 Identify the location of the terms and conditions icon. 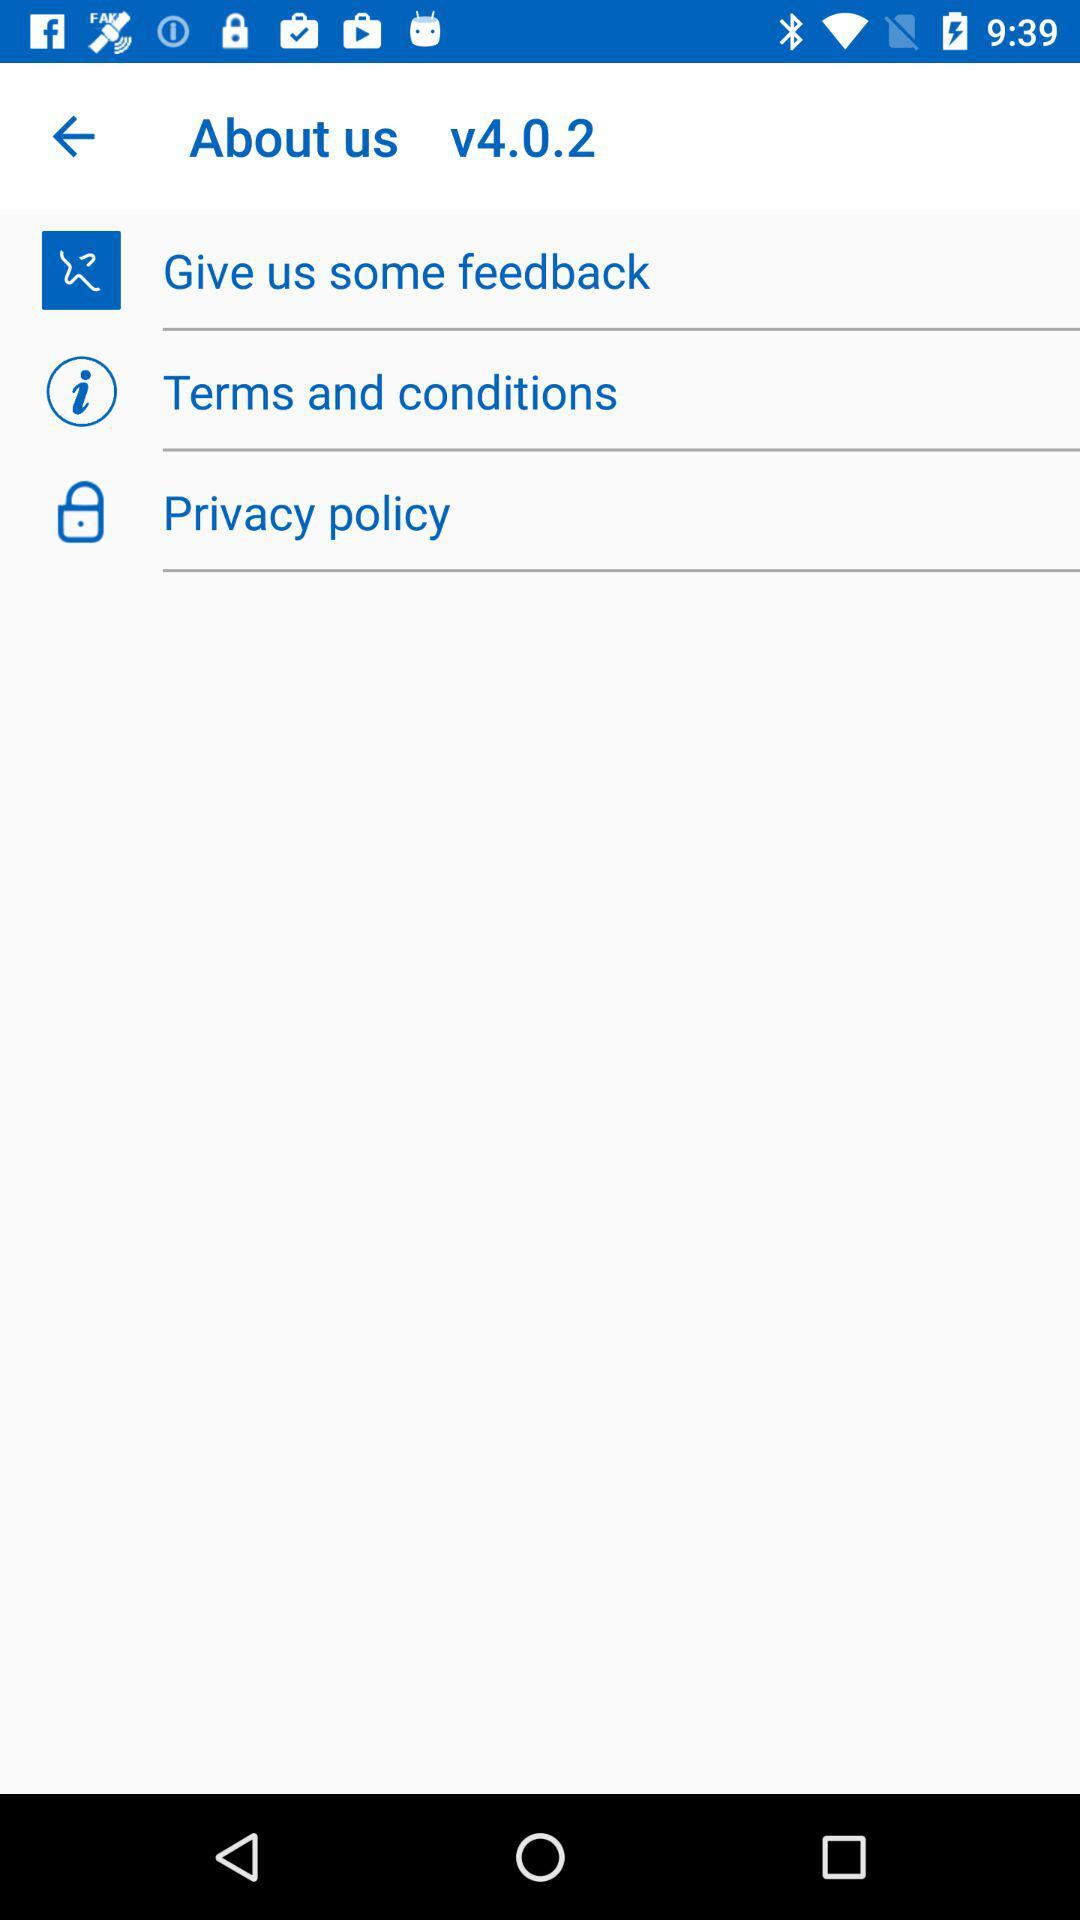
(609, 391).